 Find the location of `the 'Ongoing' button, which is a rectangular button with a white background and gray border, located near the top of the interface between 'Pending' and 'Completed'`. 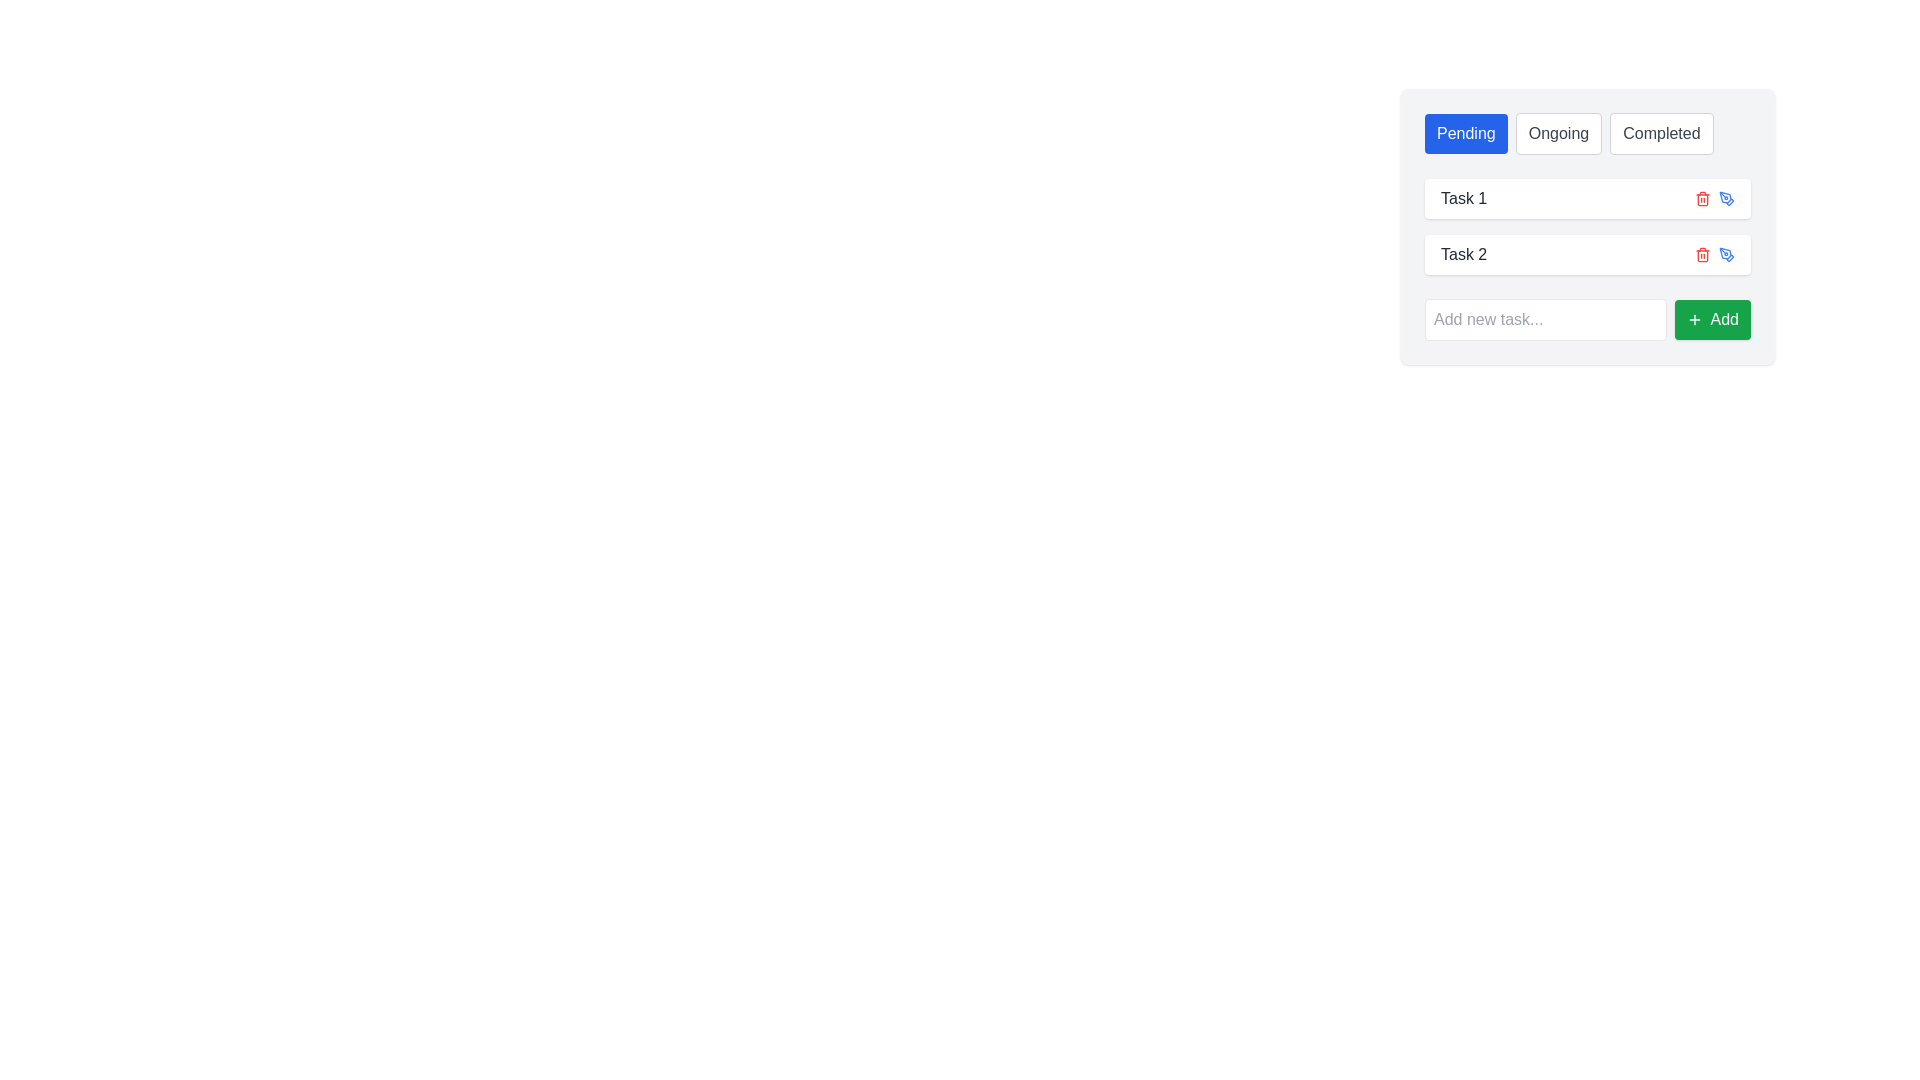

the 'Ongoing' button, which is a rectangular button with a white background and gray border, located near the top of the interface between 'Pending' and 'Completed' is located at coordinates (1558, 134).